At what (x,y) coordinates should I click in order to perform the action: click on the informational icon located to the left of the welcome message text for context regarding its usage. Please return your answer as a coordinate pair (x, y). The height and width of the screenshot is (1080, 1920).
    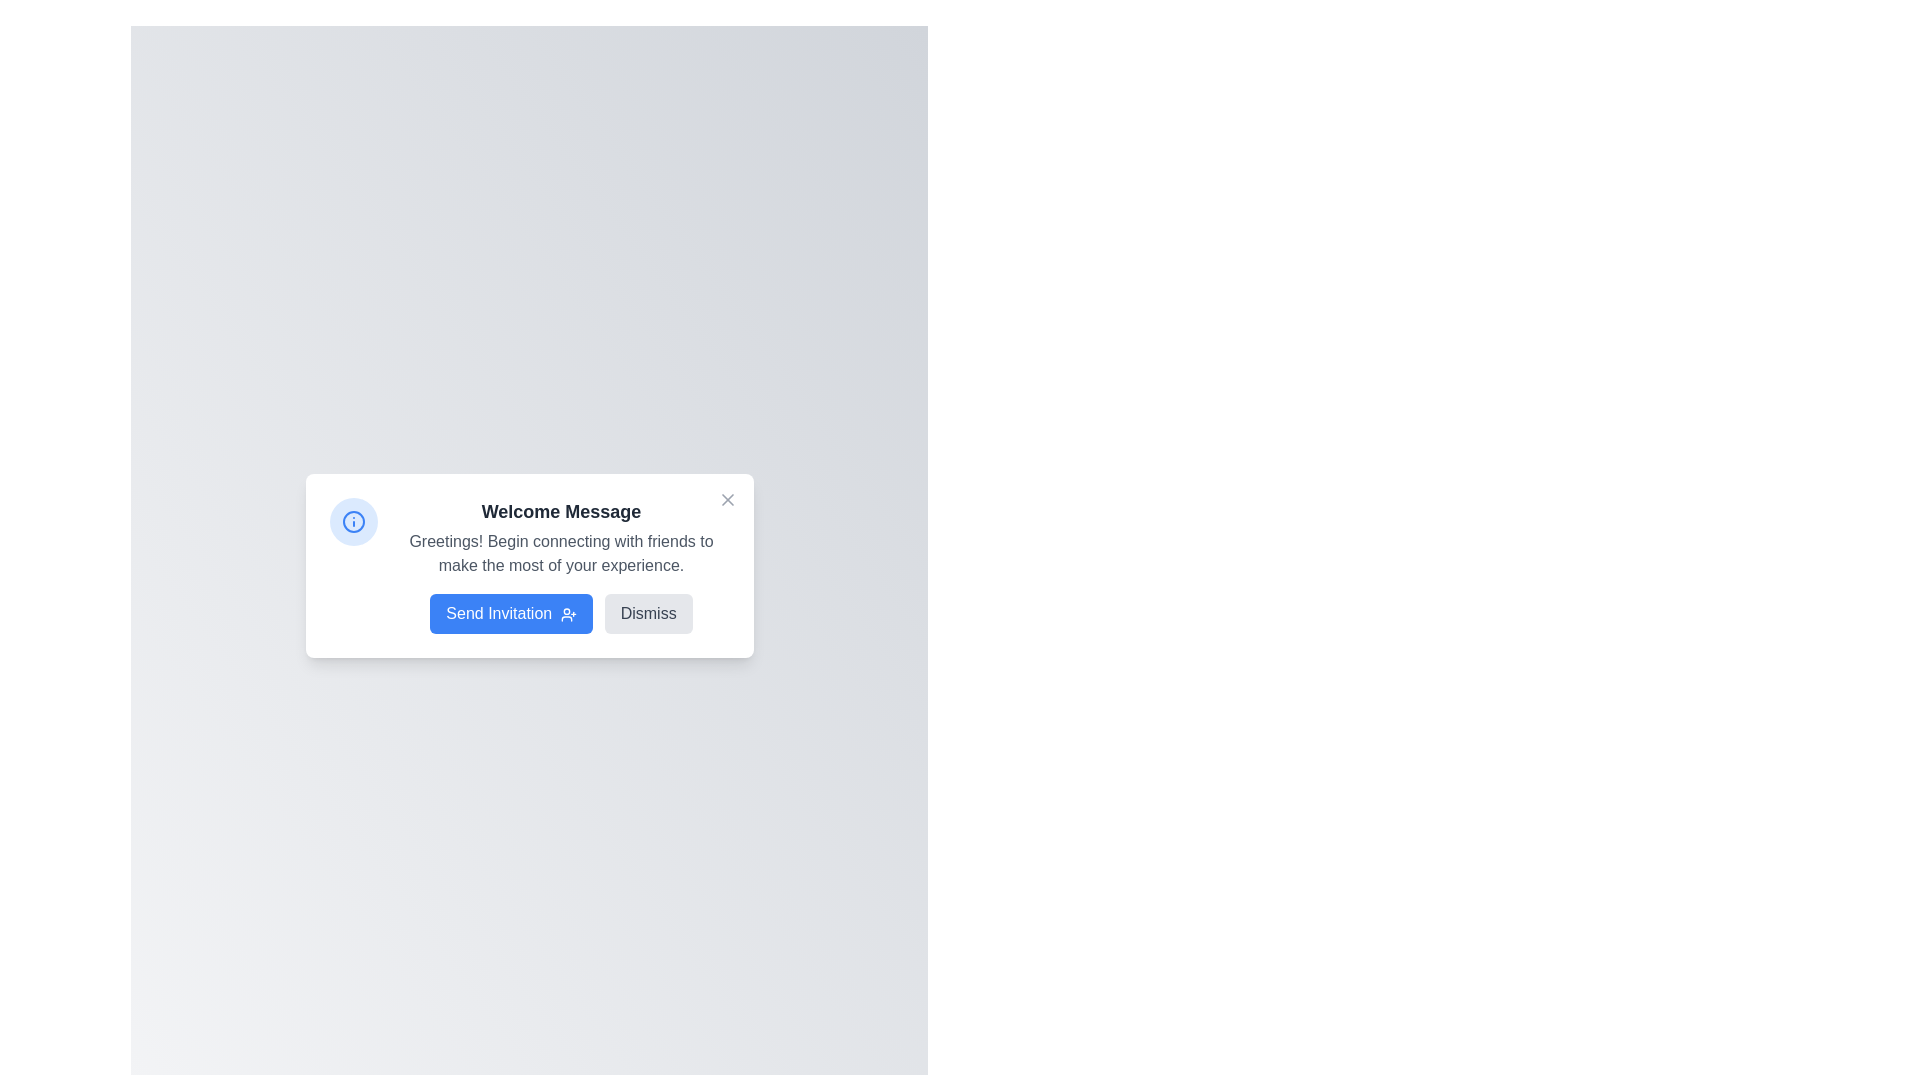
    Looking at the image, I should click on (353, 520).